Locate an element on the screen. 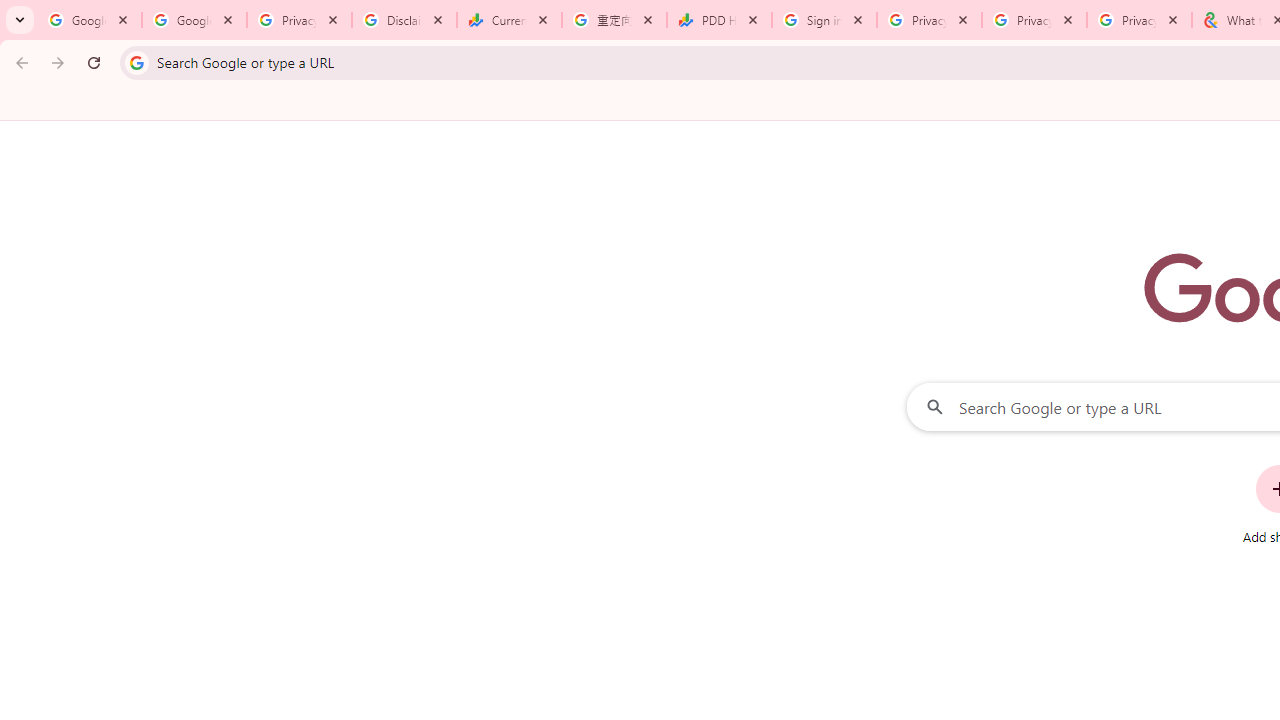  'PDD Holdings Inc - ADR (PDD) Price & News - Google Finance' is located at coordinates (719, 20).